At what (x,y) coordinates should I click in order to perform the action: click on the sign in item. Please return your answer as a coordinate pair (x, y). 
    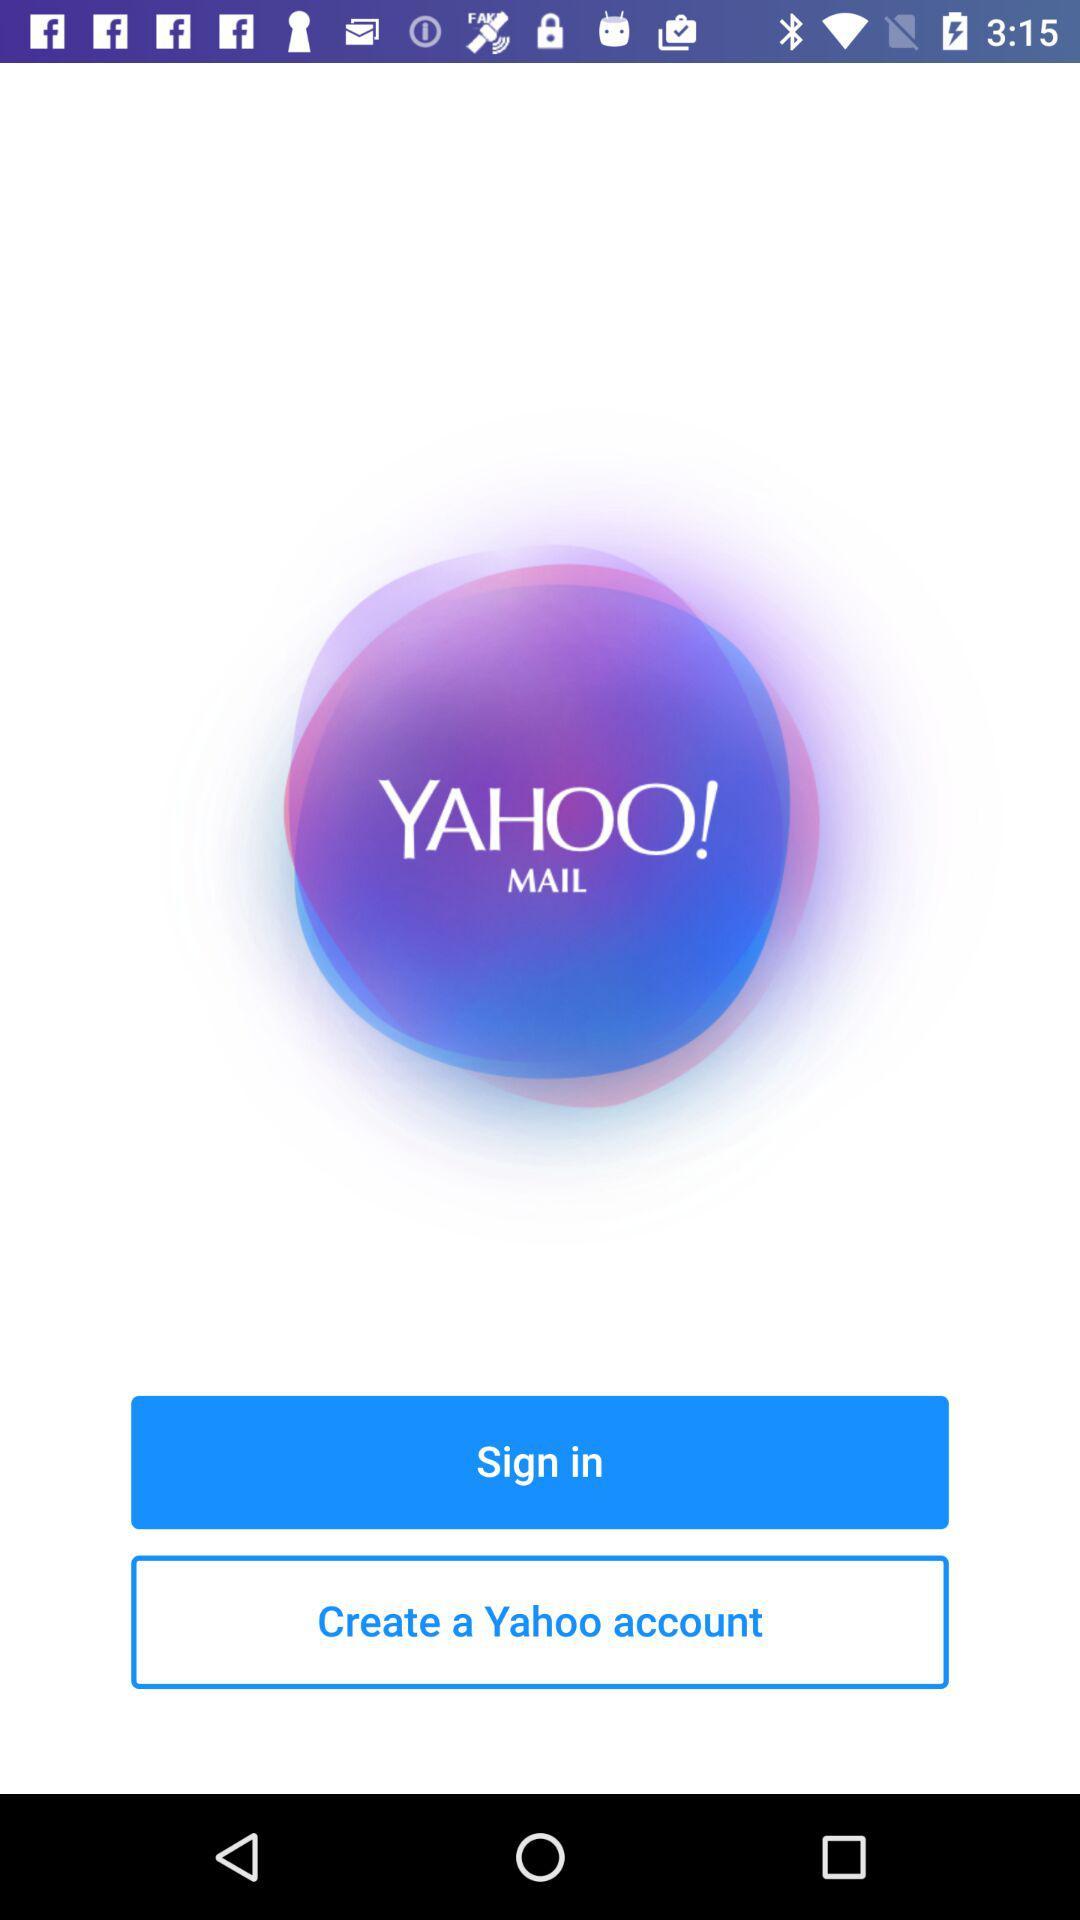
    Looking at the image, I should click on (540, 1462).